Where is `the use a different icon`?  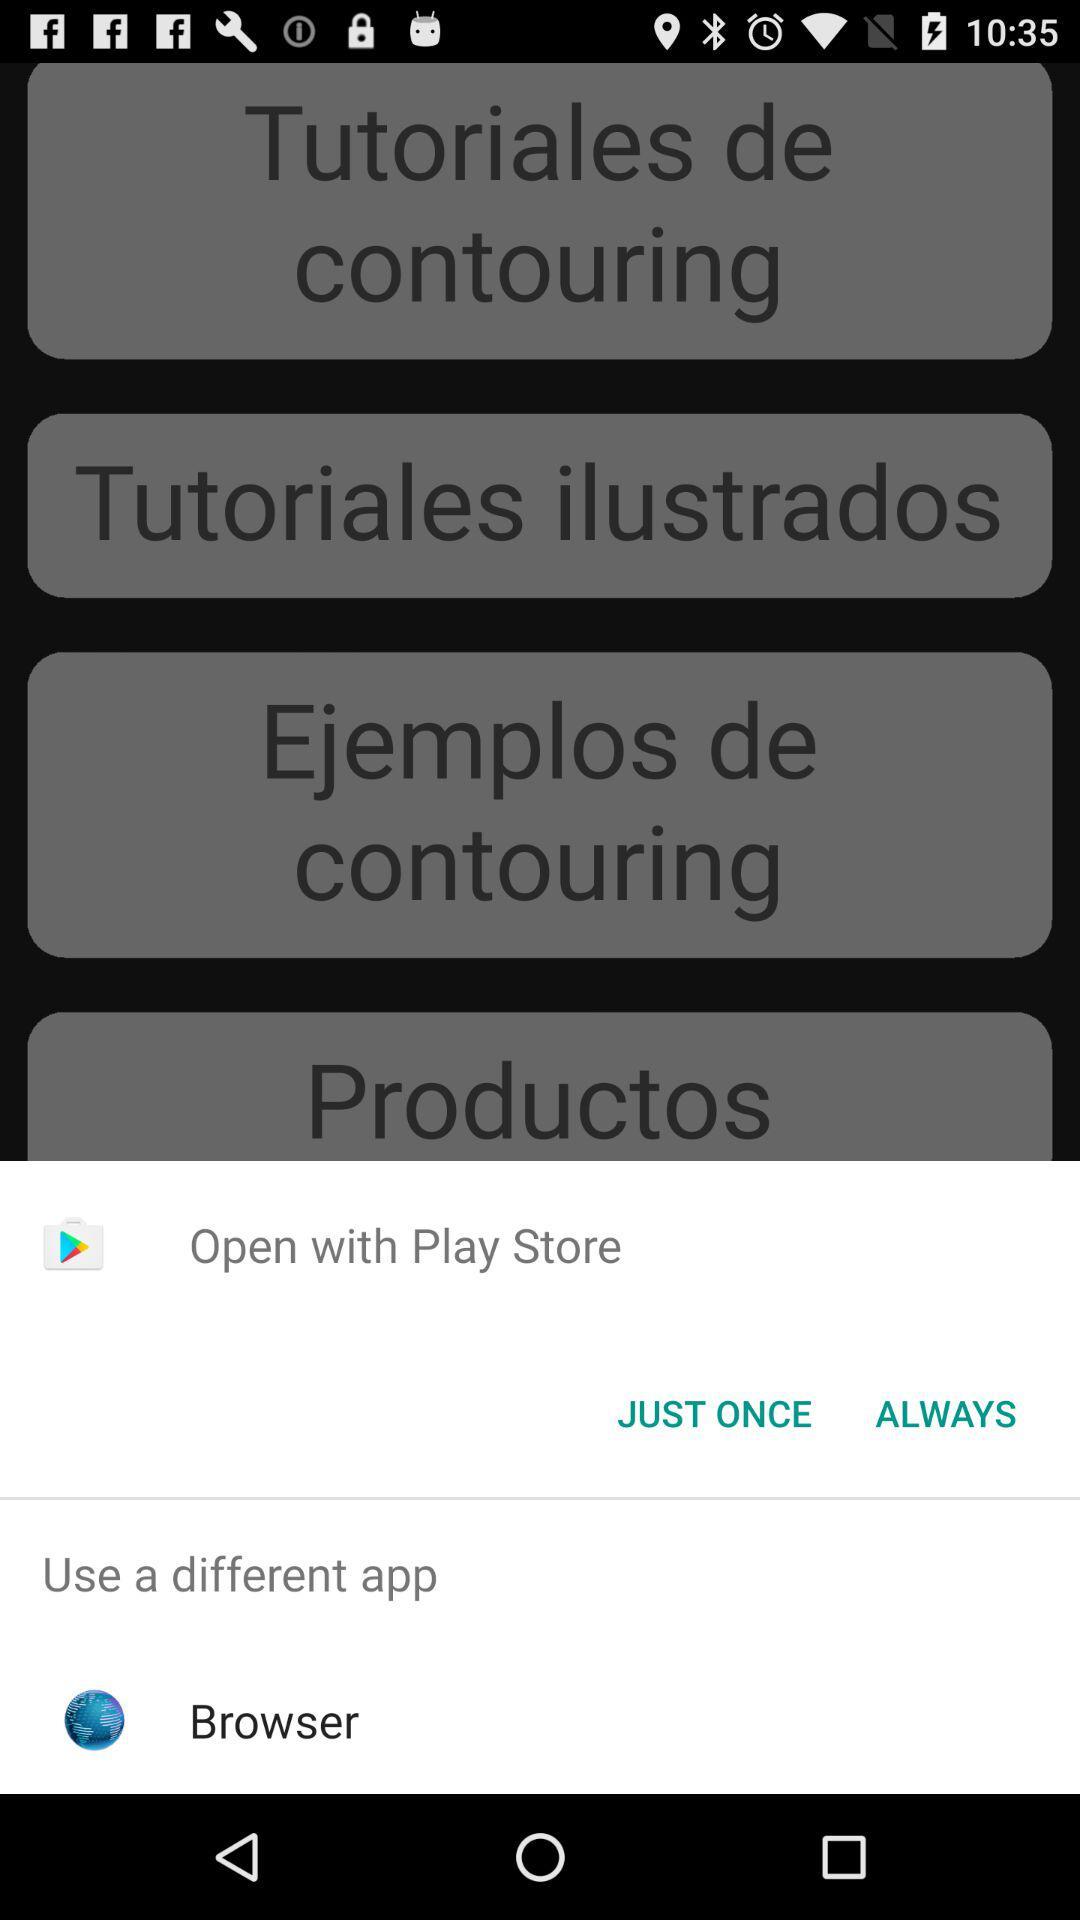
the use a different icon is located at coordinates (540, 1572).